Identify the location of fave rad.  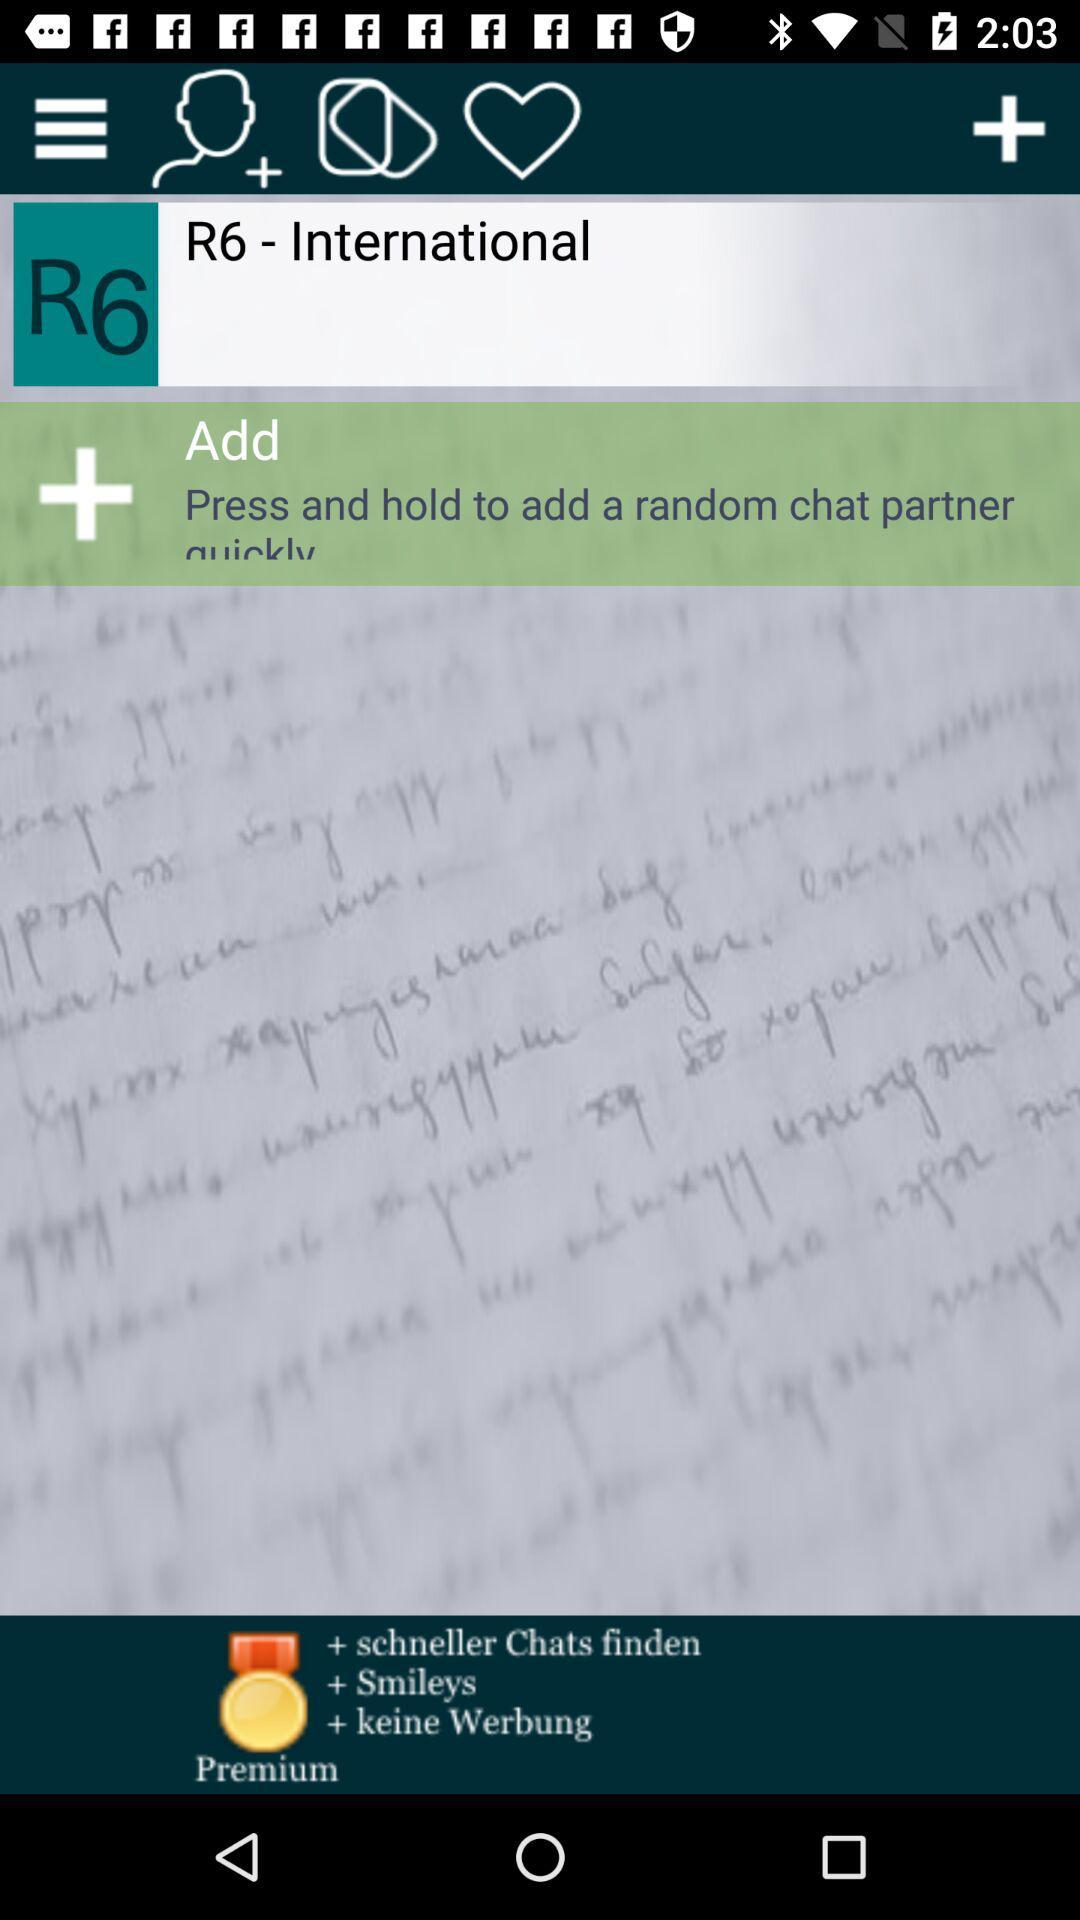
(522, 127).